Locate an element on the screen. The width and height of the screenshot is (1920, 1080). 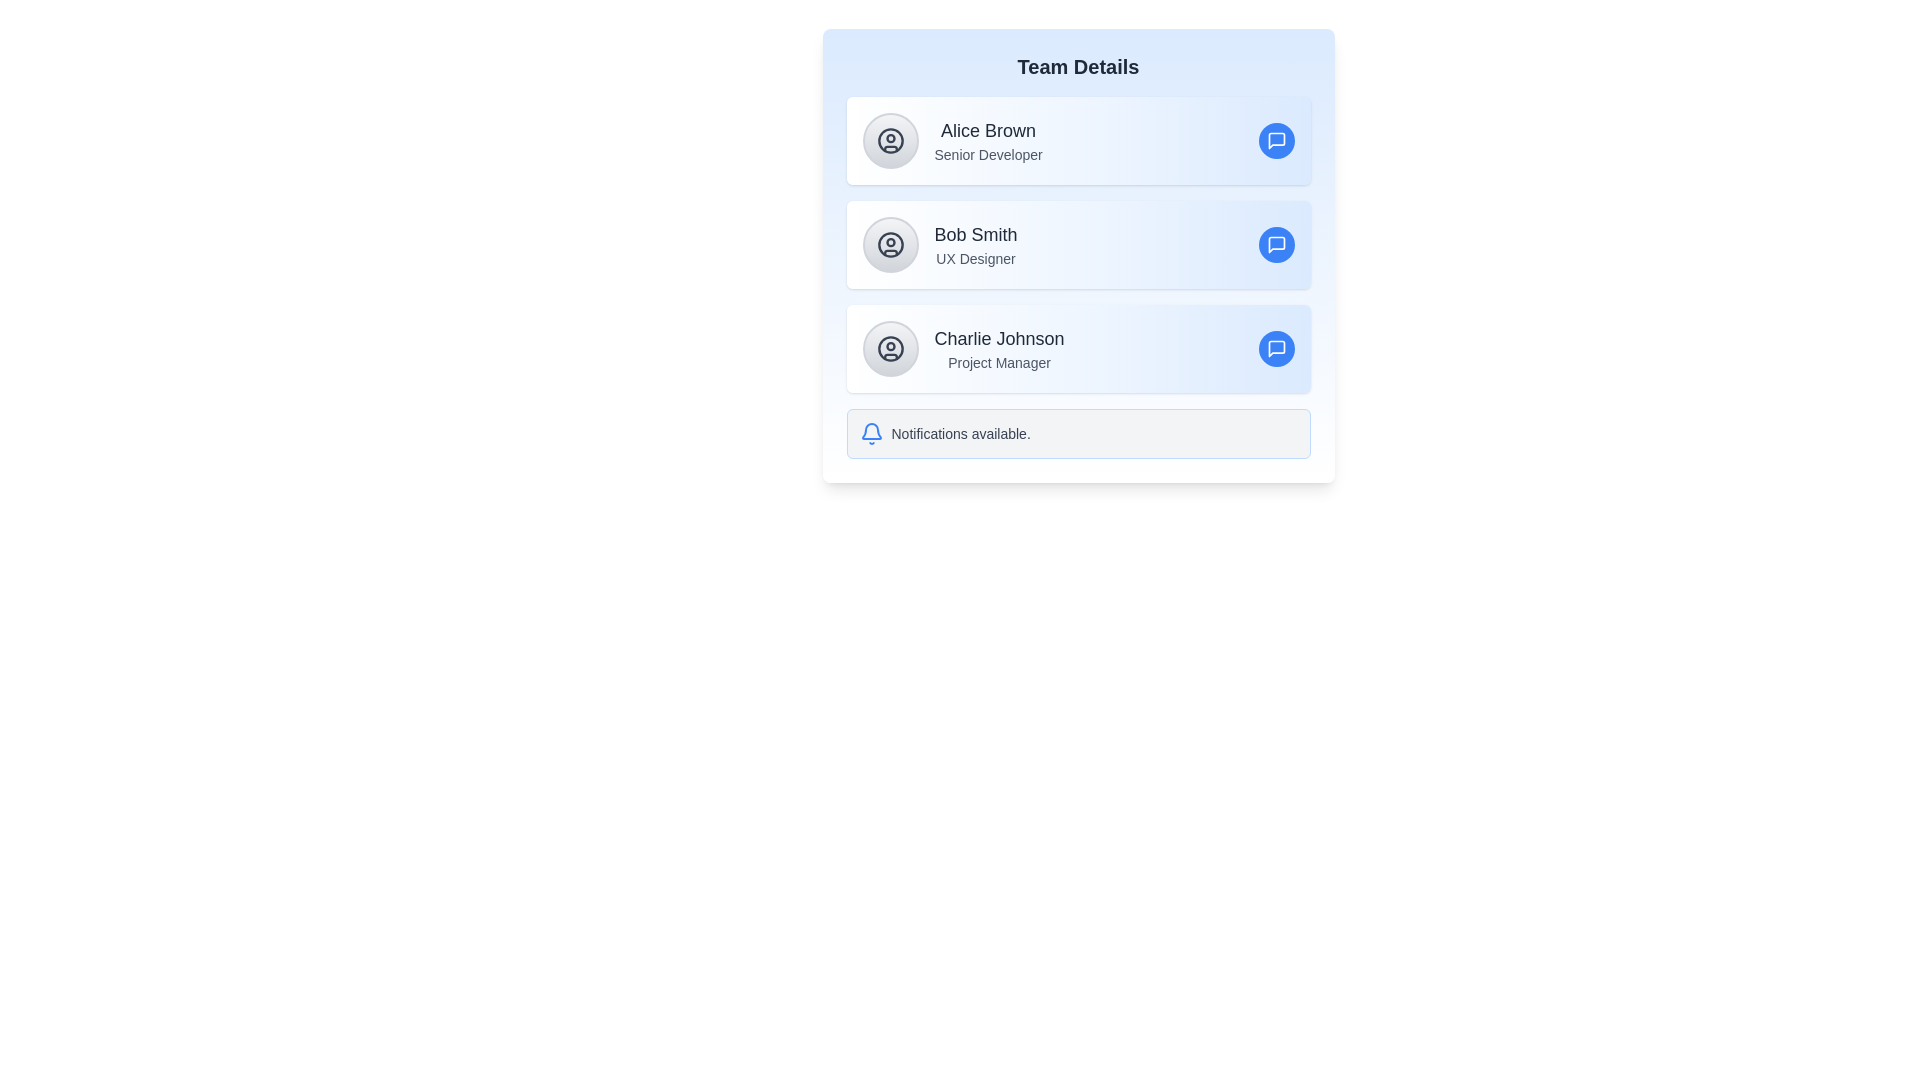
the button with an icon to initiate a message or chat interaction with 'Charlie Johnson' in the 'Team Details' interface, located in the bottom section of the user listing card is located at coordinates (1275, 347).